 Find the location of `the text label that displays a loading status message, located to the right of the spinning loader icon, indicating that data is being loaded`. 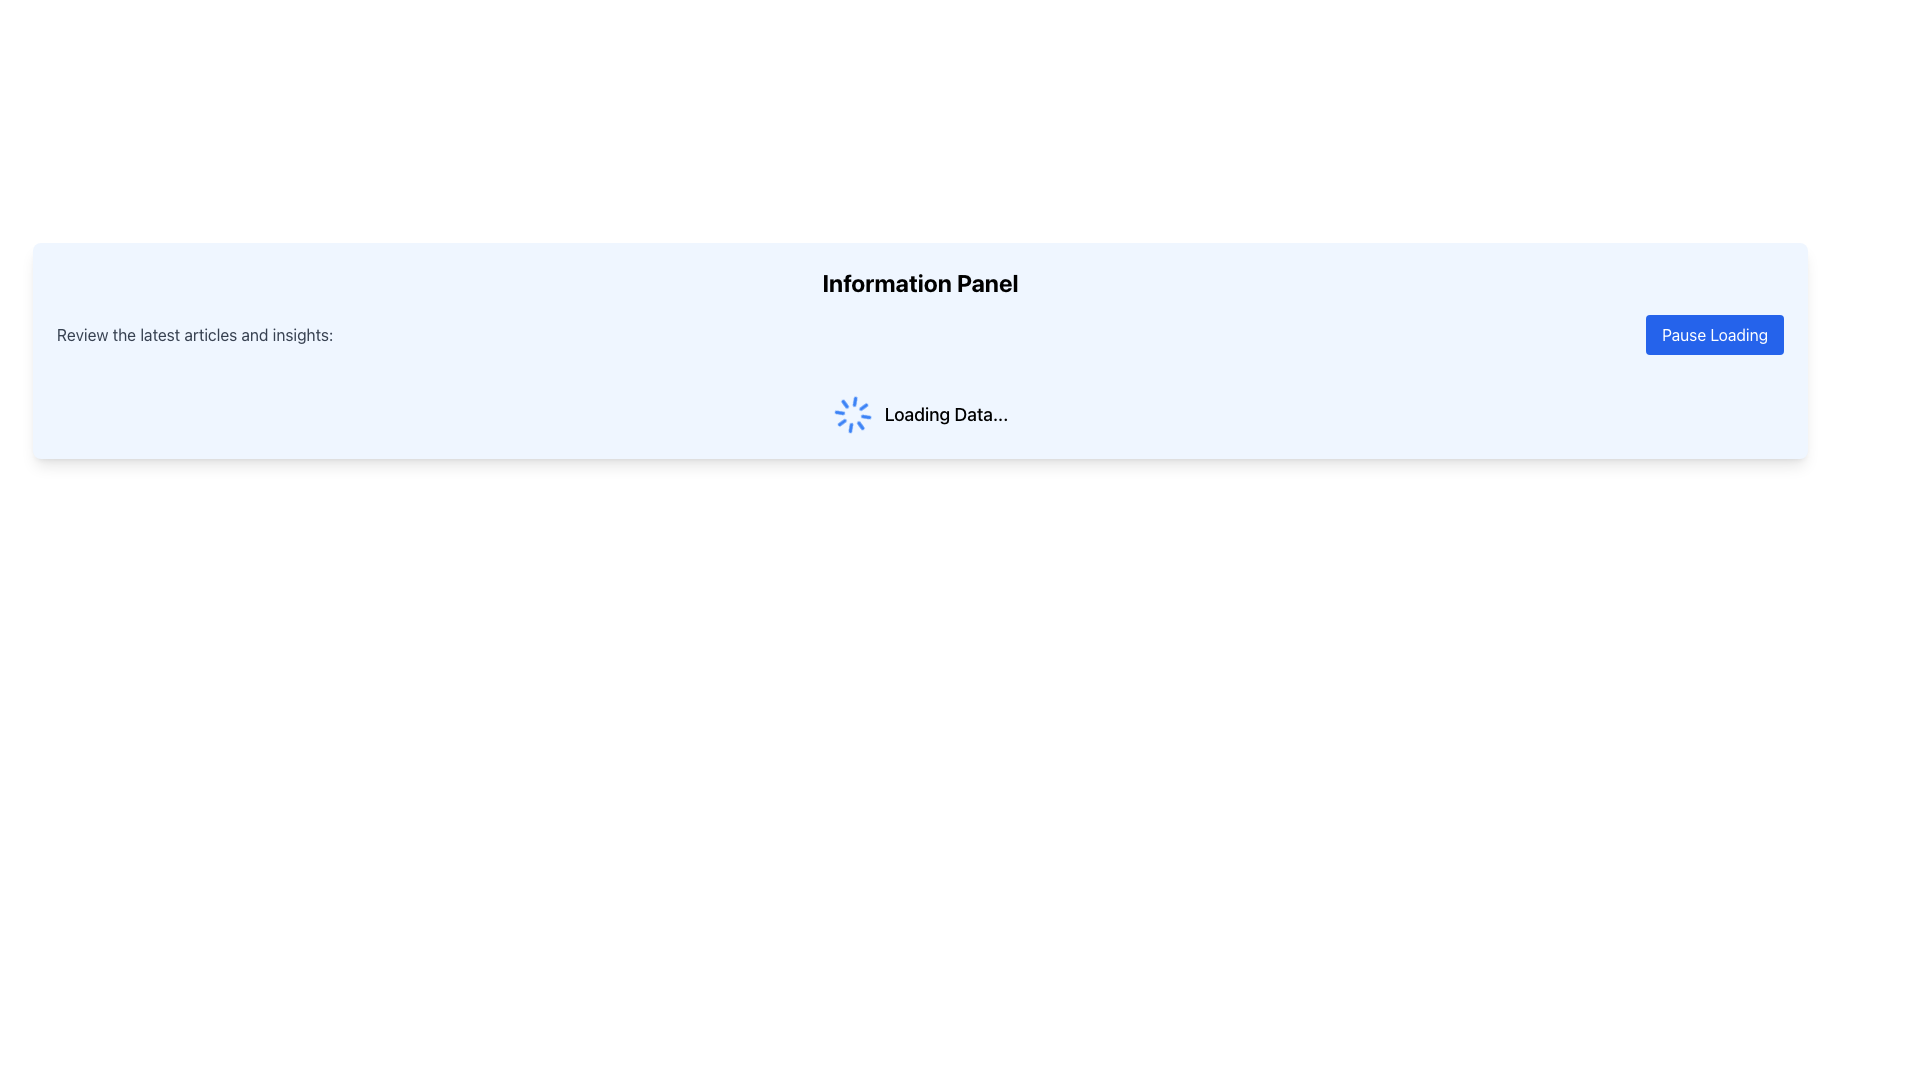

the text label that displays a loading status message, located to the right of the spinning loader icon, indicating that data is being loaded is located at coordinates (945, 414).